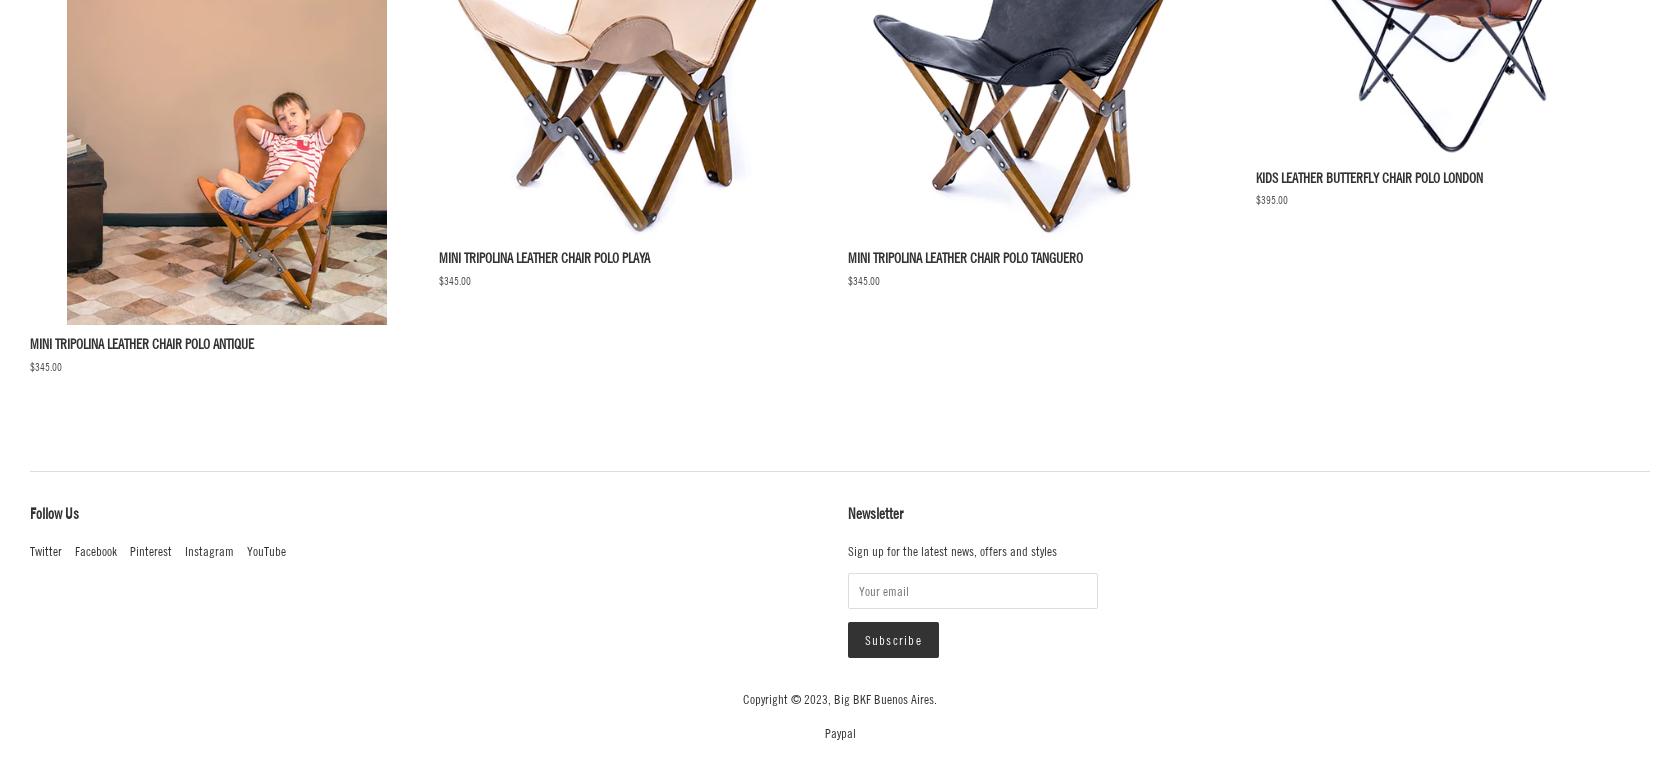  I want to click on 'Facebook', so click(95, 551).